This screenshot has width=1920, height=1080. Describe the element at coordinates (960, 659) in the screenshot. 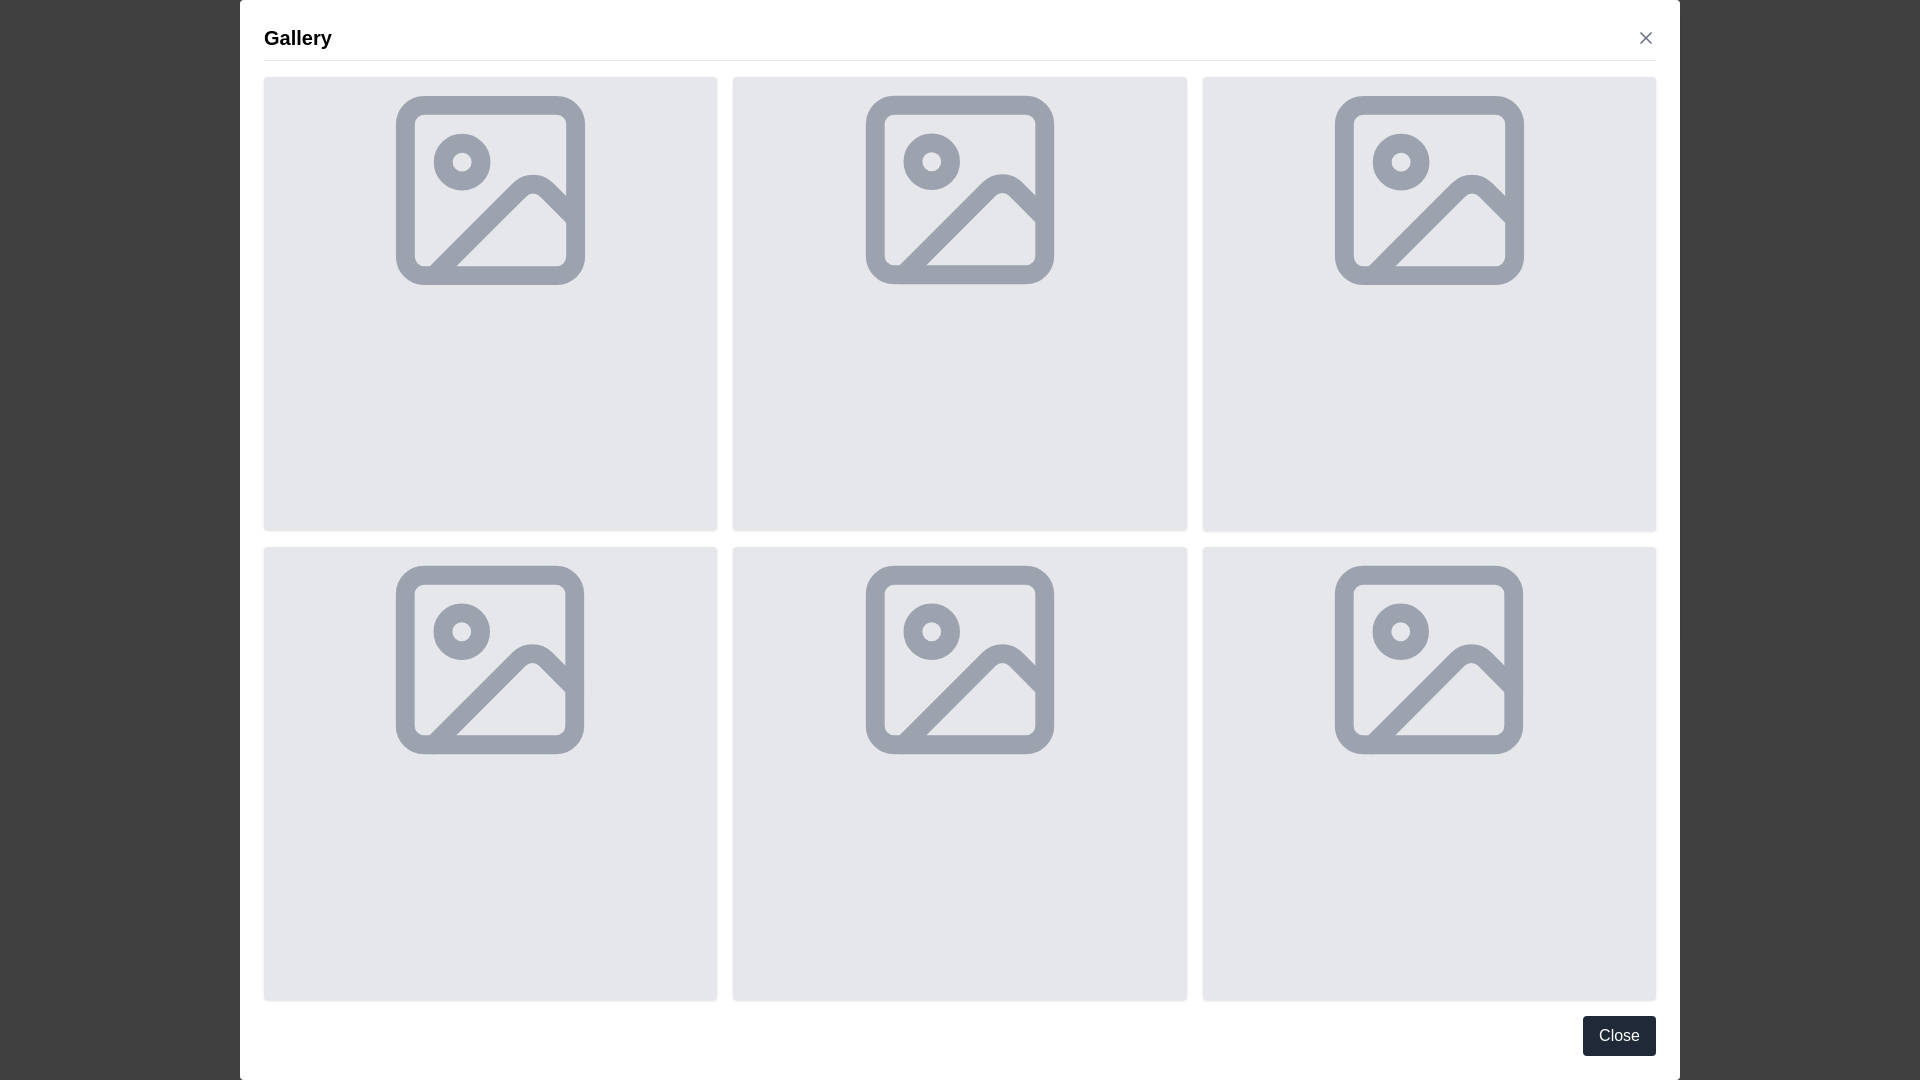

I see `the picture frame icon, which is the third element in the second row of a grid of six similar items, to interact with it` at that location.